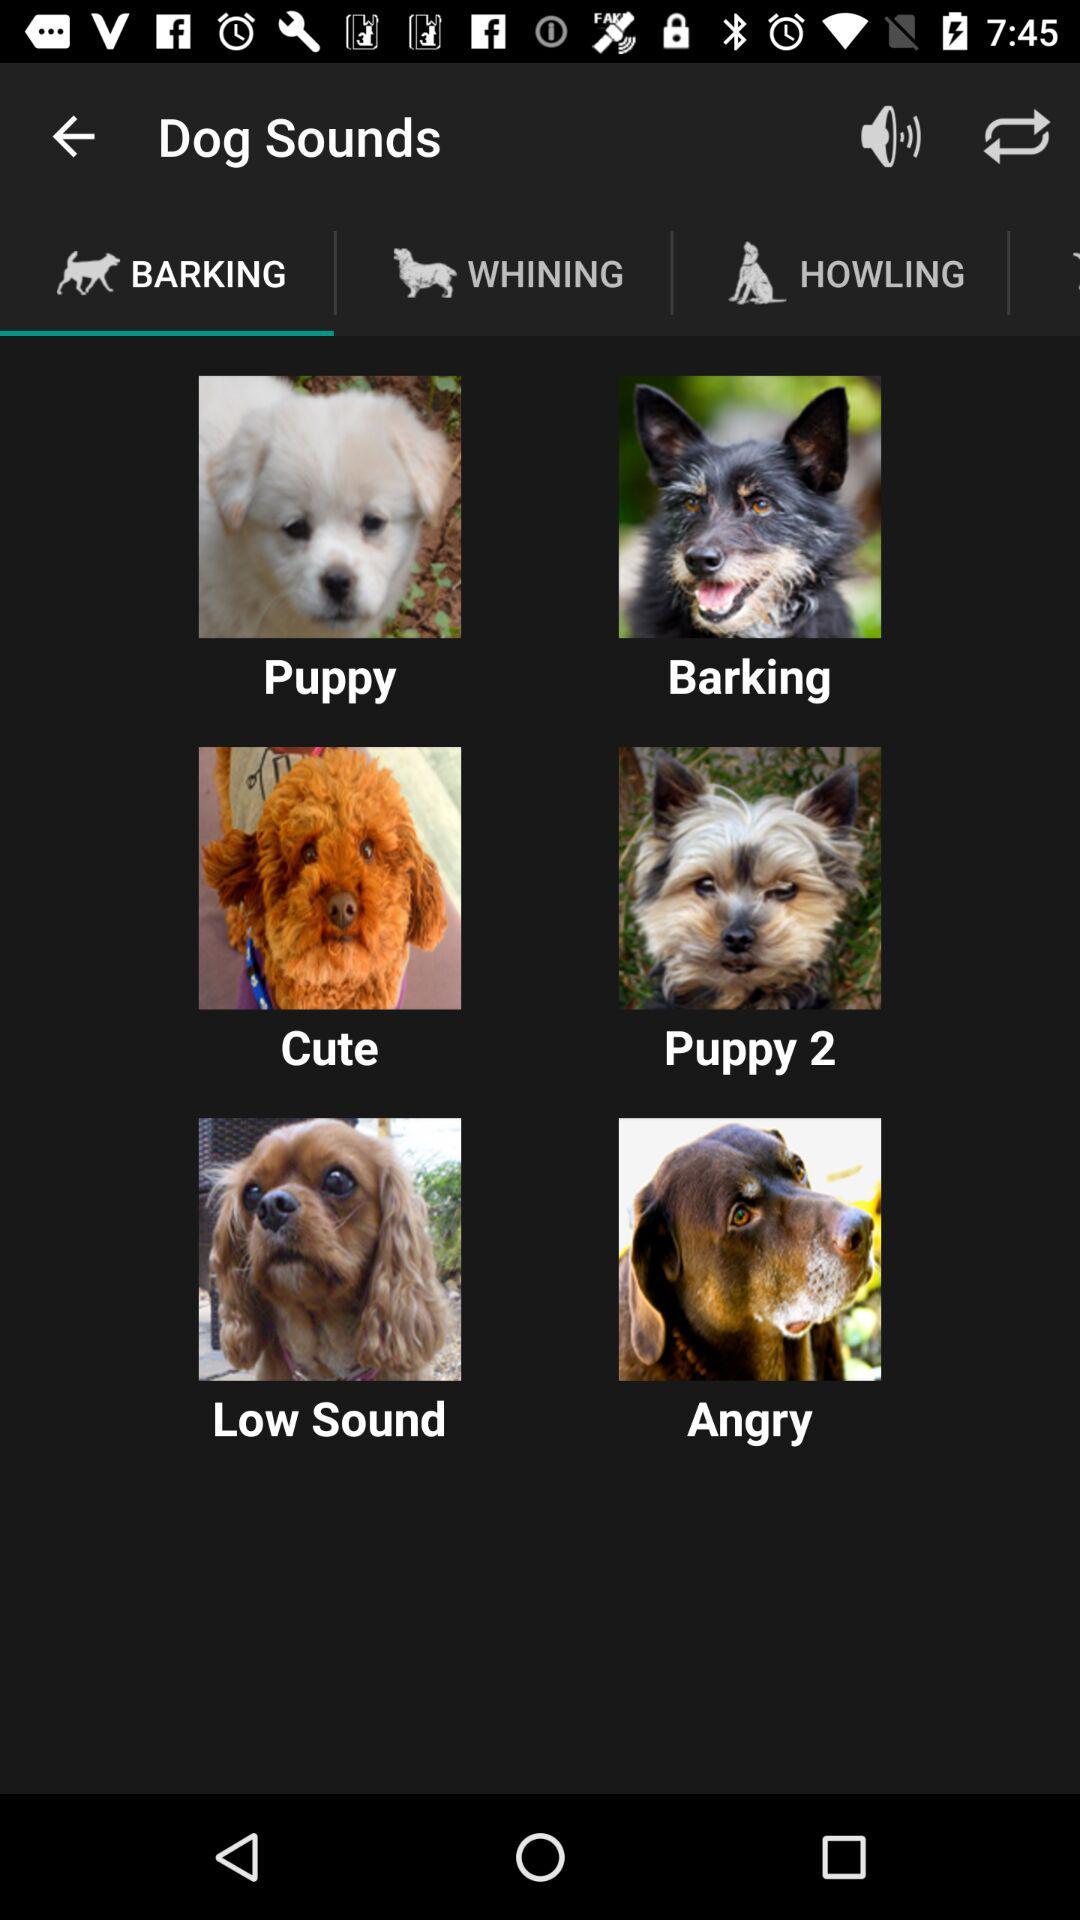  I want to click on lowers the sound of the bark, so click(329, 1248).